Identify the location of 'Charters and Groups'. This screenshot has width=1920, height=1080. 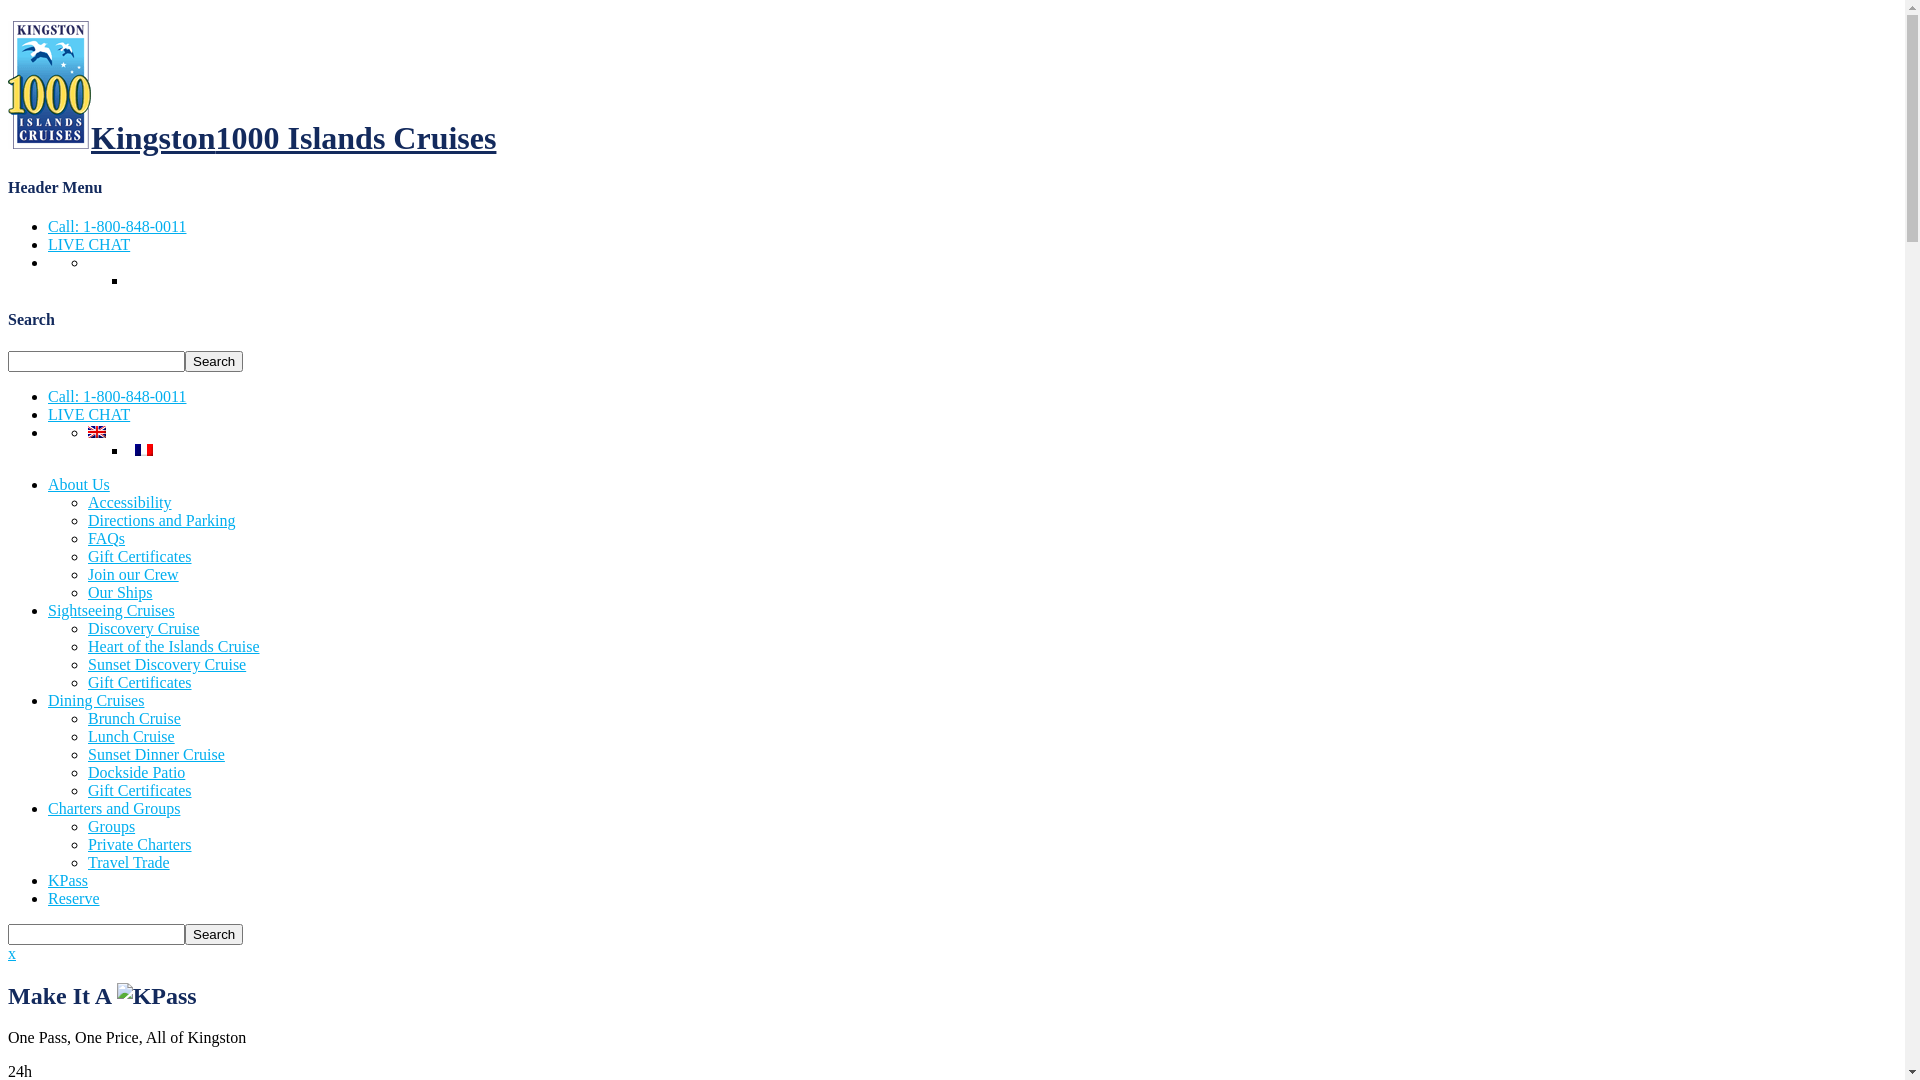
(113, 807).